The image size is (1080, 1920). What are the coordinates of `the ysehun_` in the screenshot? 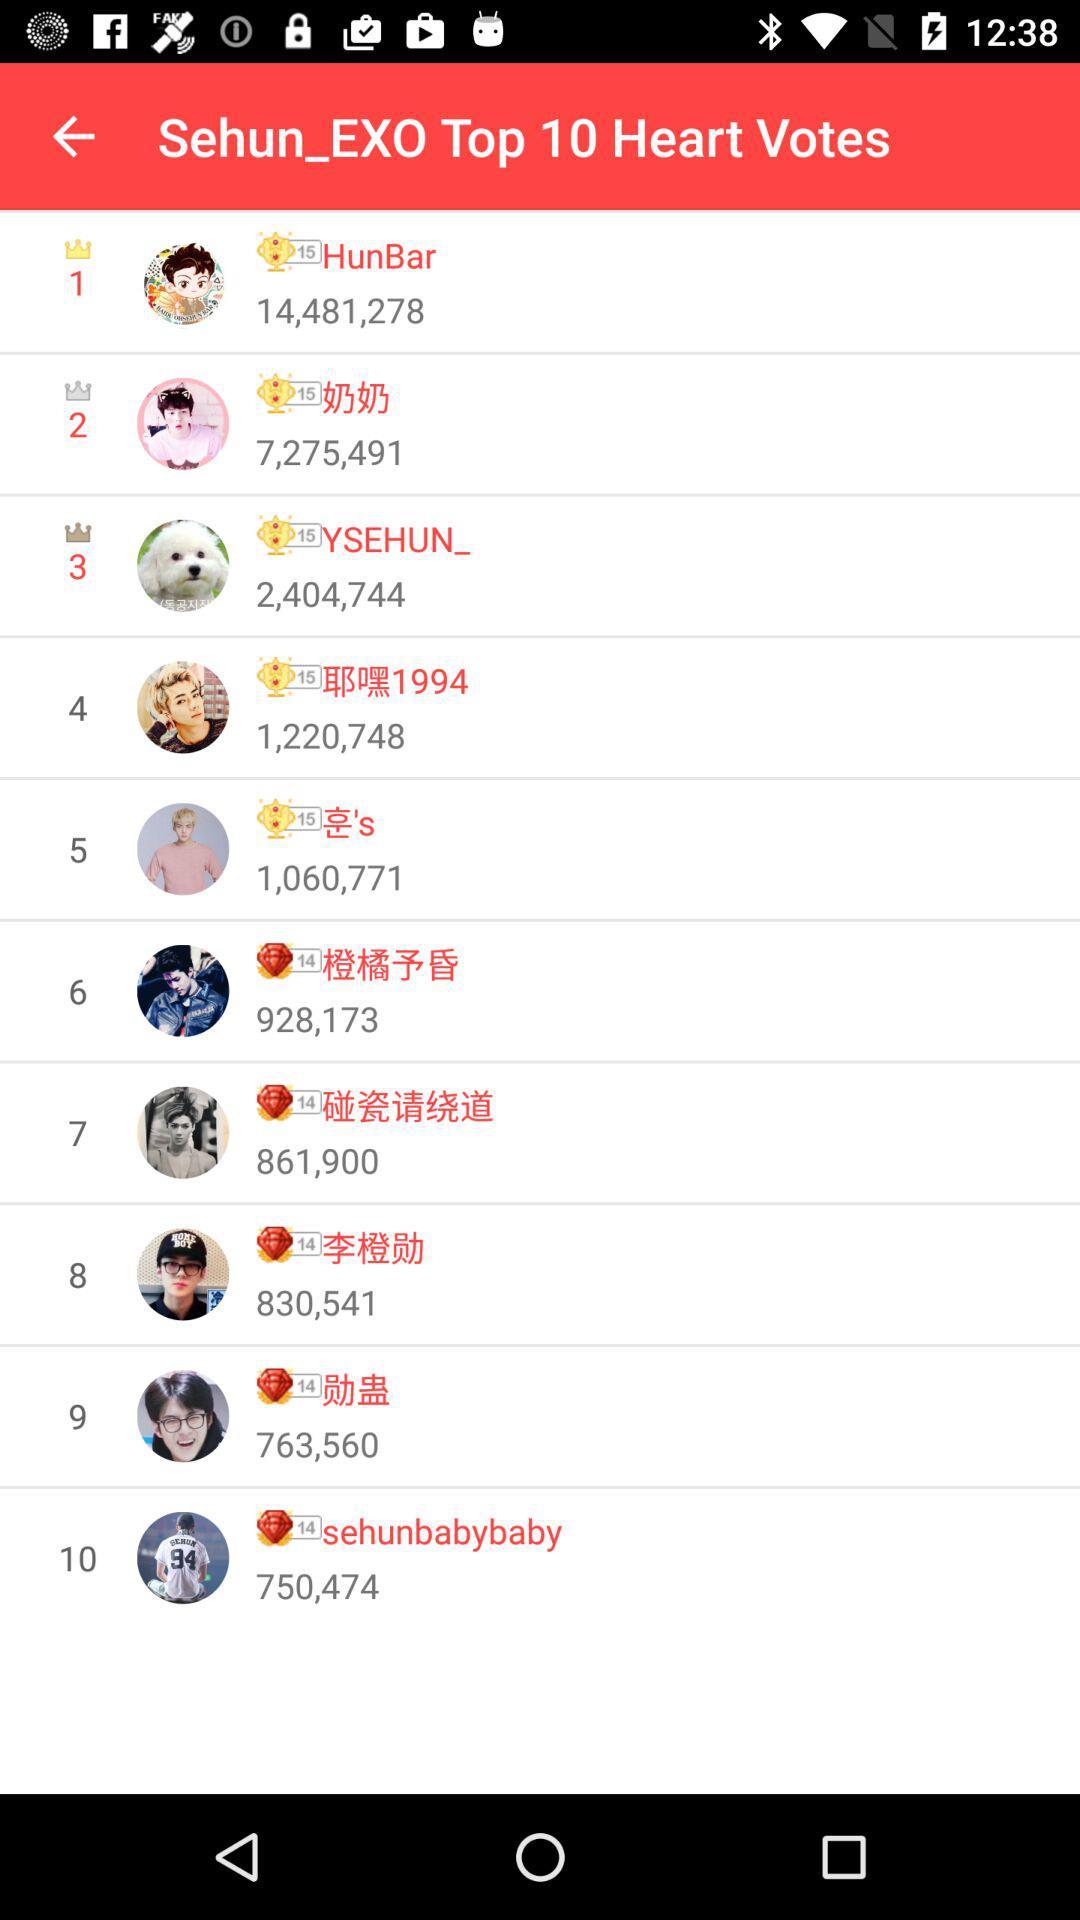 It's located at (396, 538).